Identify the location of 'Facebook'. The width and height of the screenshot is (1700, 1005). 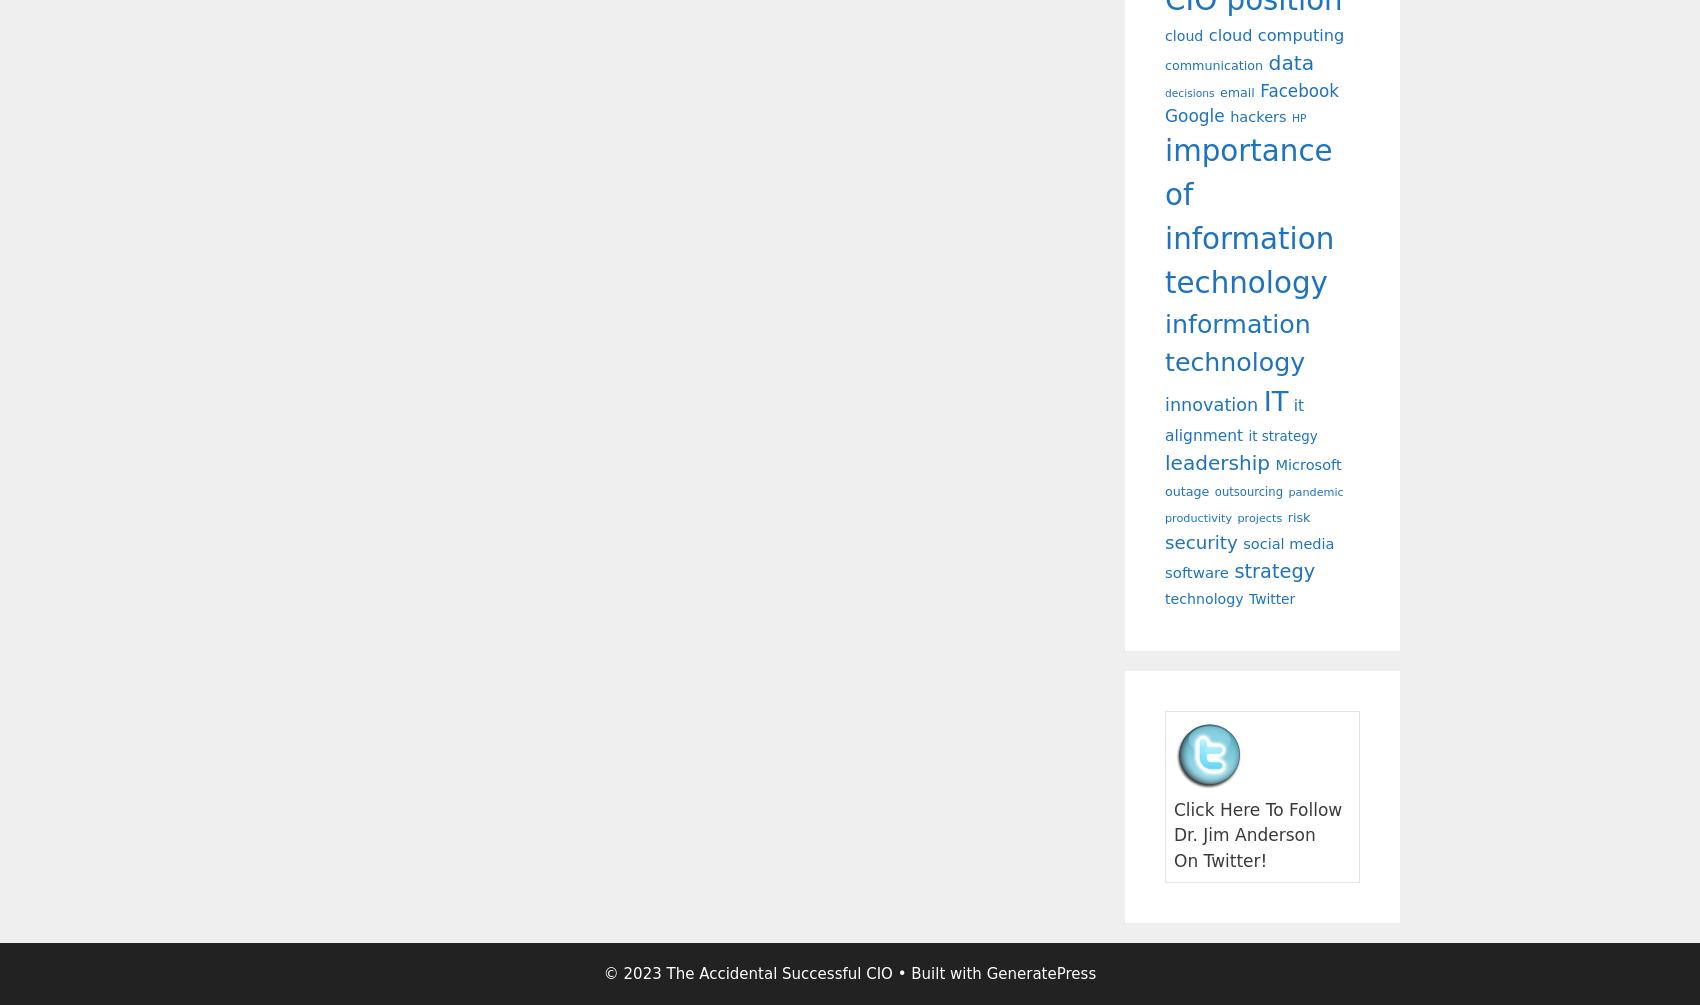
(1299, 90).